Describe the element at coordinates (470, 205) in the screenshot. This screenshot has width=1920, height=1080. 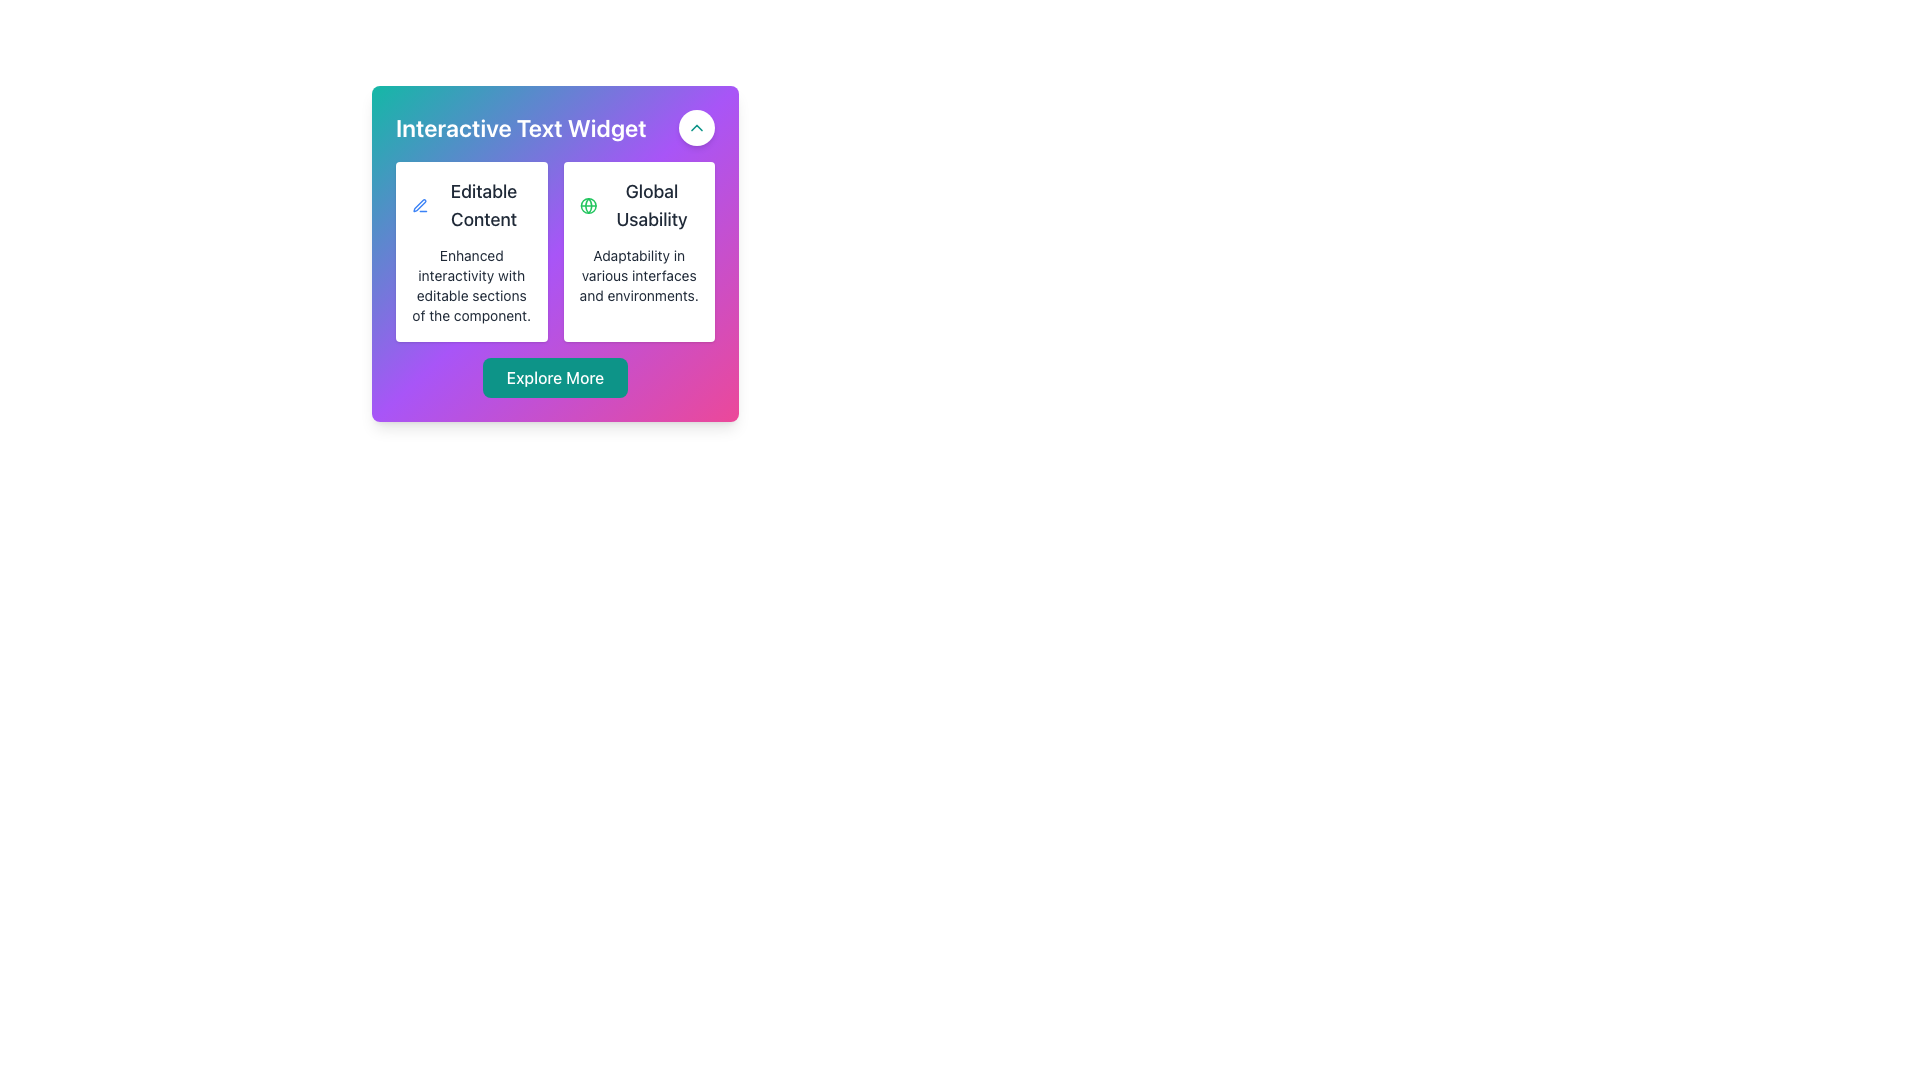
I see `the text details of the Label with an icon that serves as a title for the left card in the two-card layout` at that location.